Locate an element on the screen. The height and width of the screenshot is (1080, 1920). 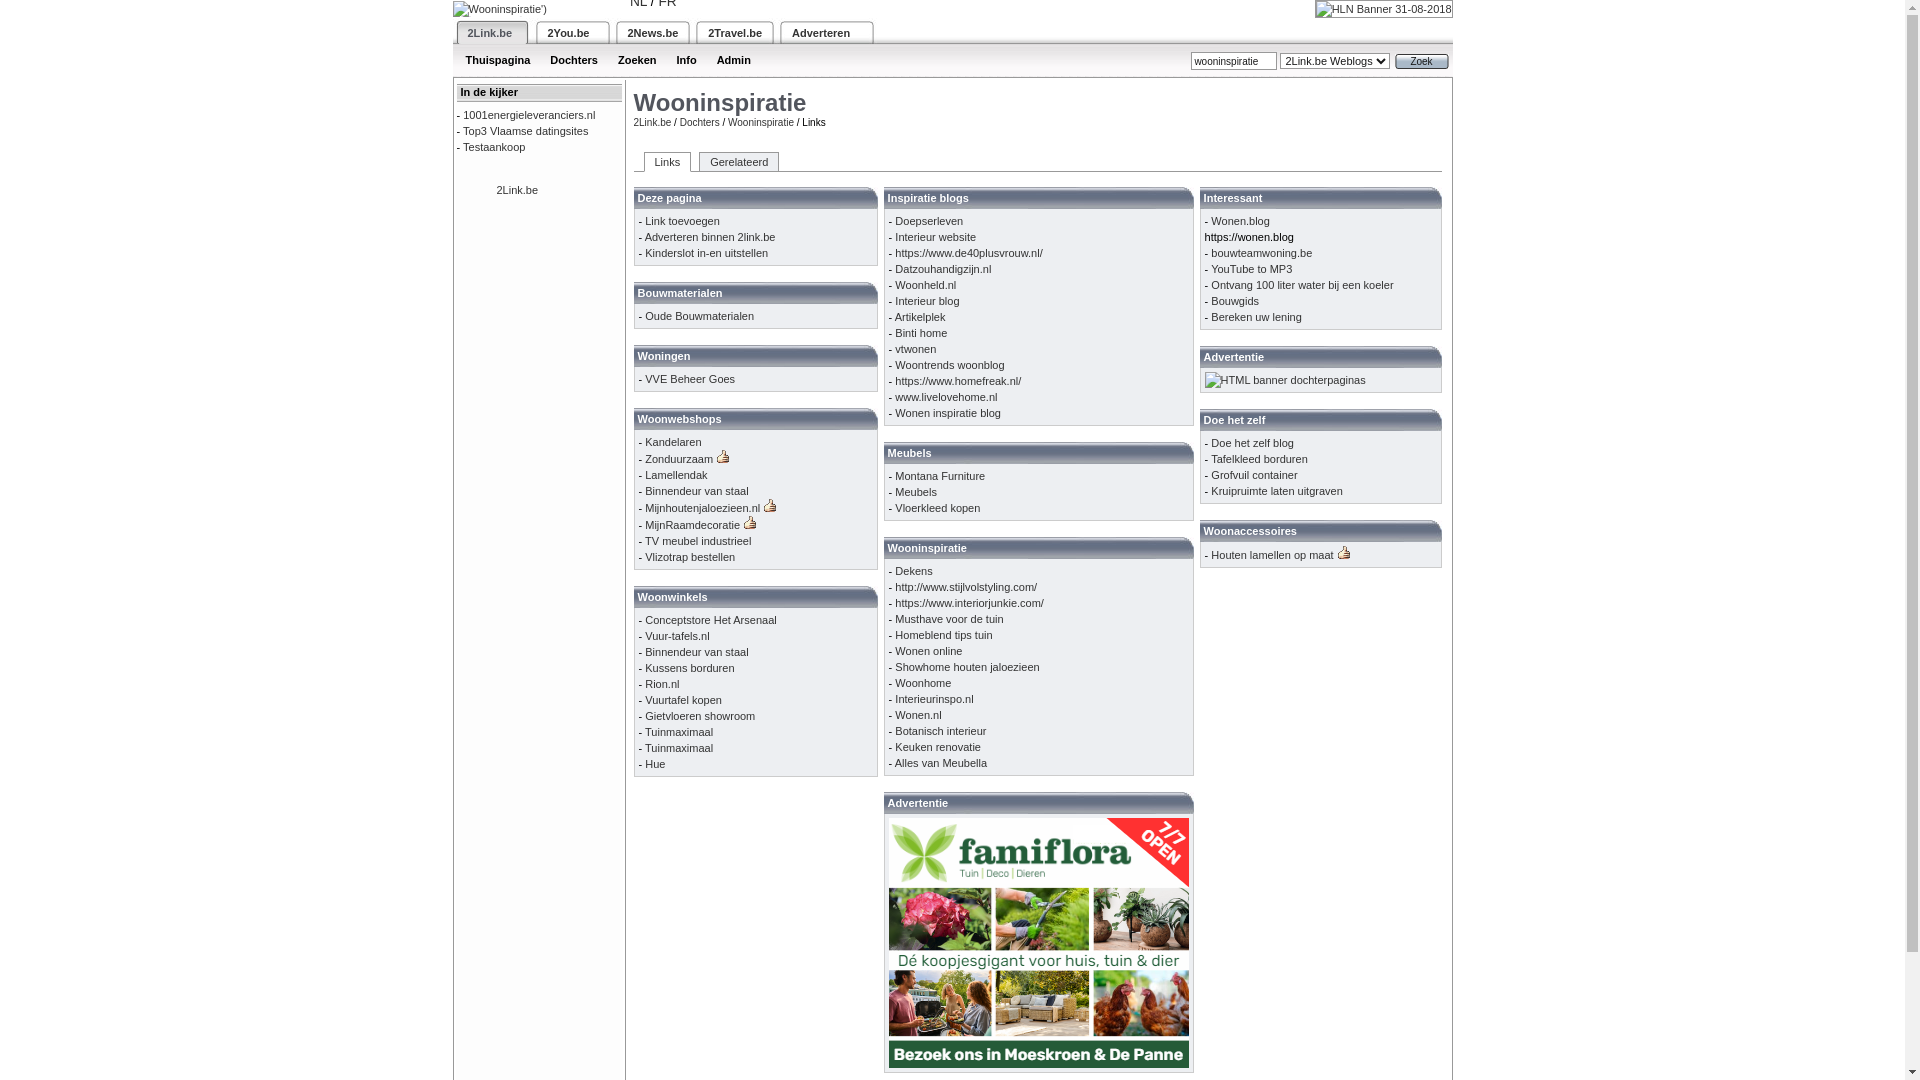
'TV meubel industrieel' is located at coordinates (697, 540).